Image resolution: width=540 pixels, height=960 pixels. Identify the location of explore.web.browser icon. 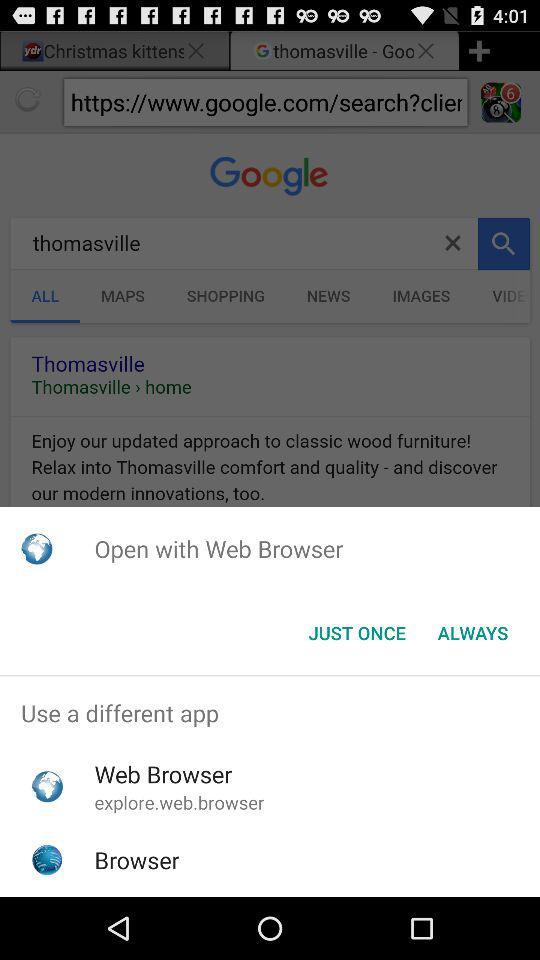
(179, 802).